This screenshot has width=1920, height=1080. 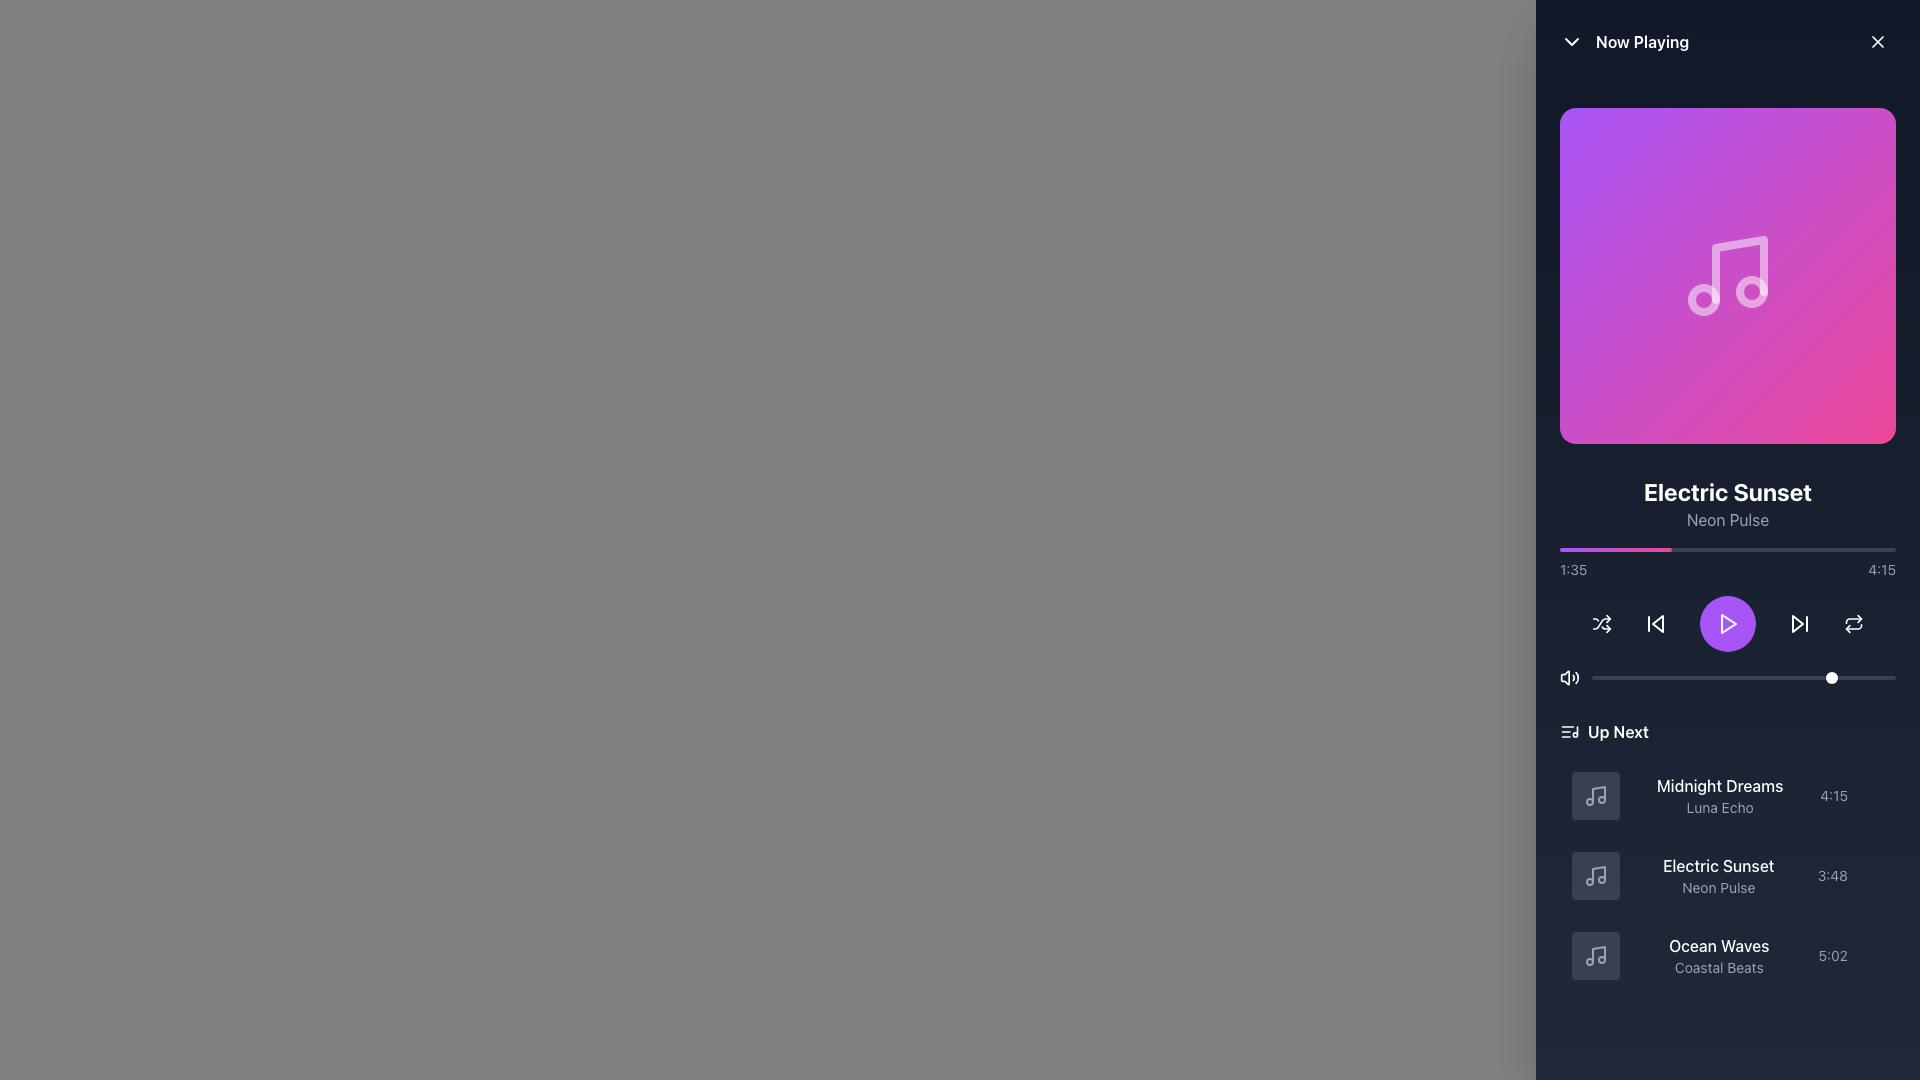 I want to click on the Volume icon, which is a modern speaker icon emitting sound waves located near the bottom left of the player interface, so click(x=1568, y=677).